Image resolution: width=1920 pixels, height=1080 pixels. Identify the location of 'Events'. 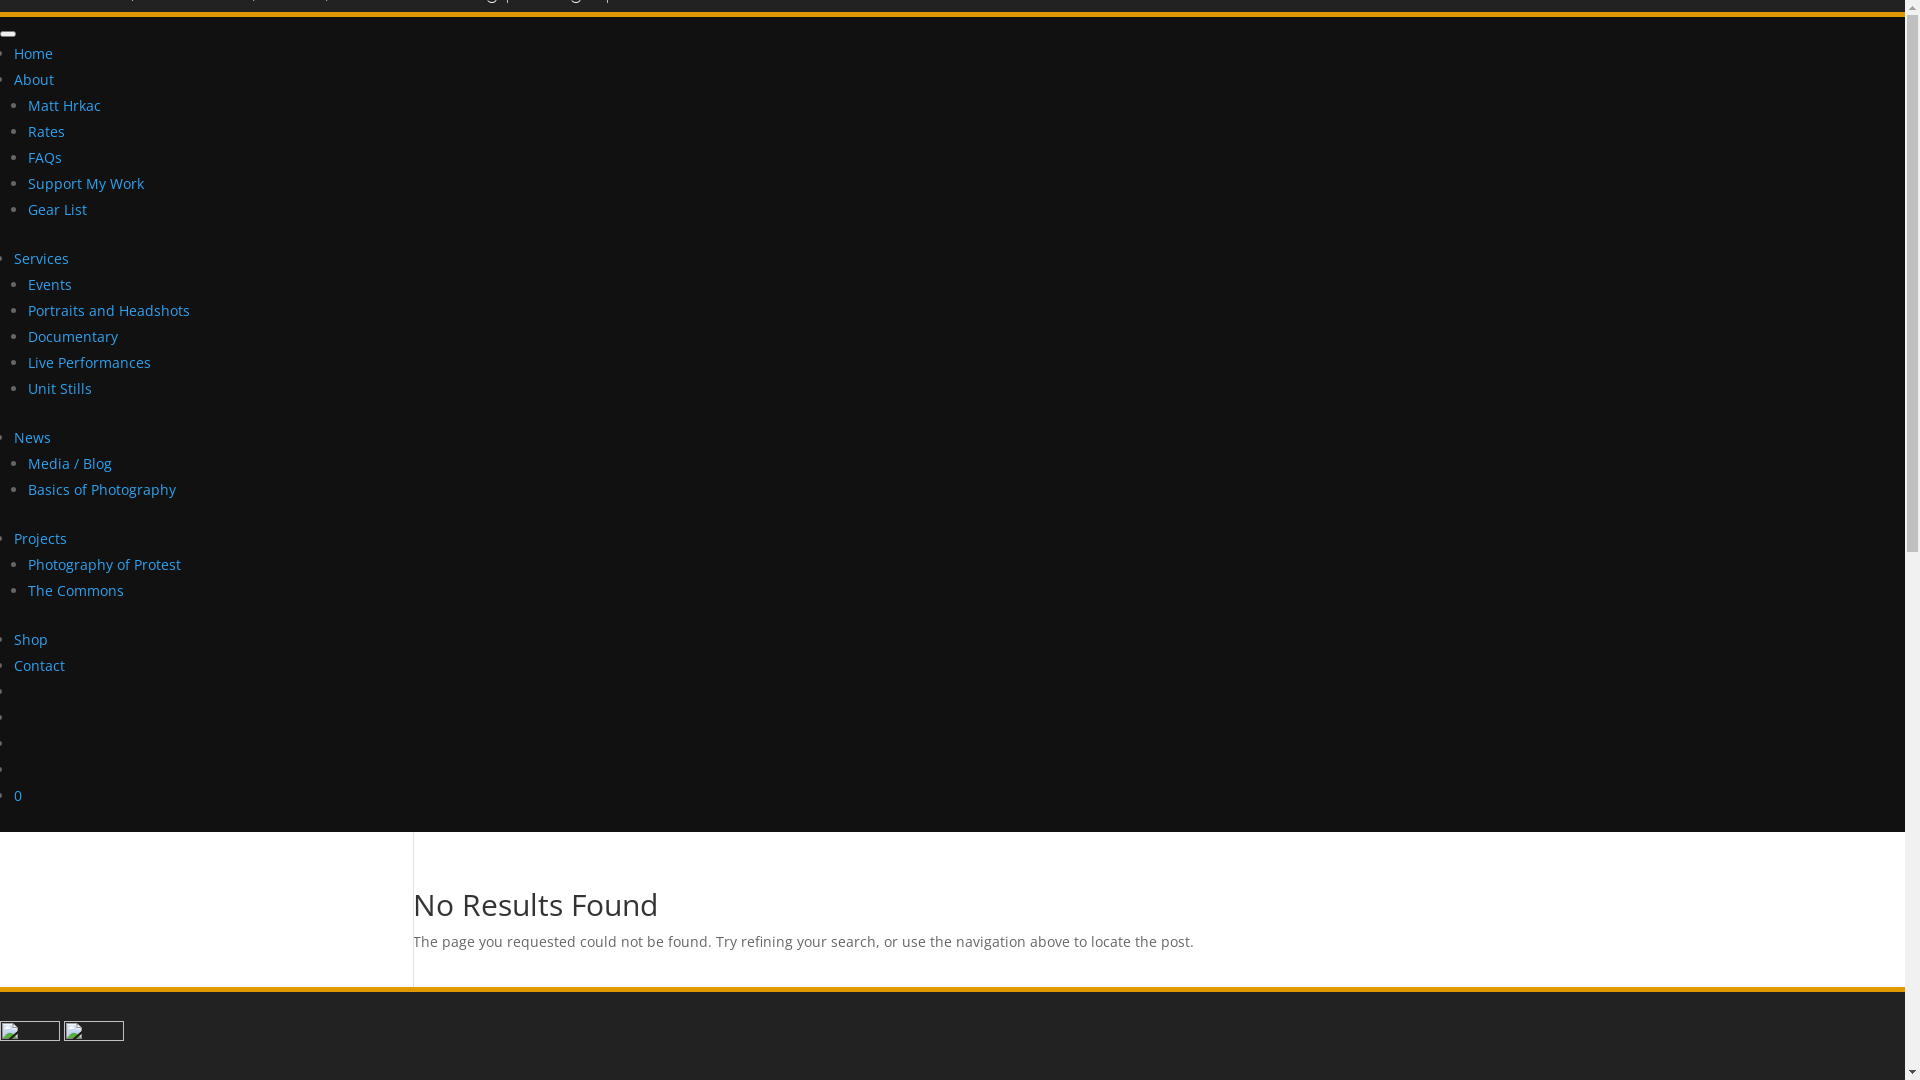
(49, 284).